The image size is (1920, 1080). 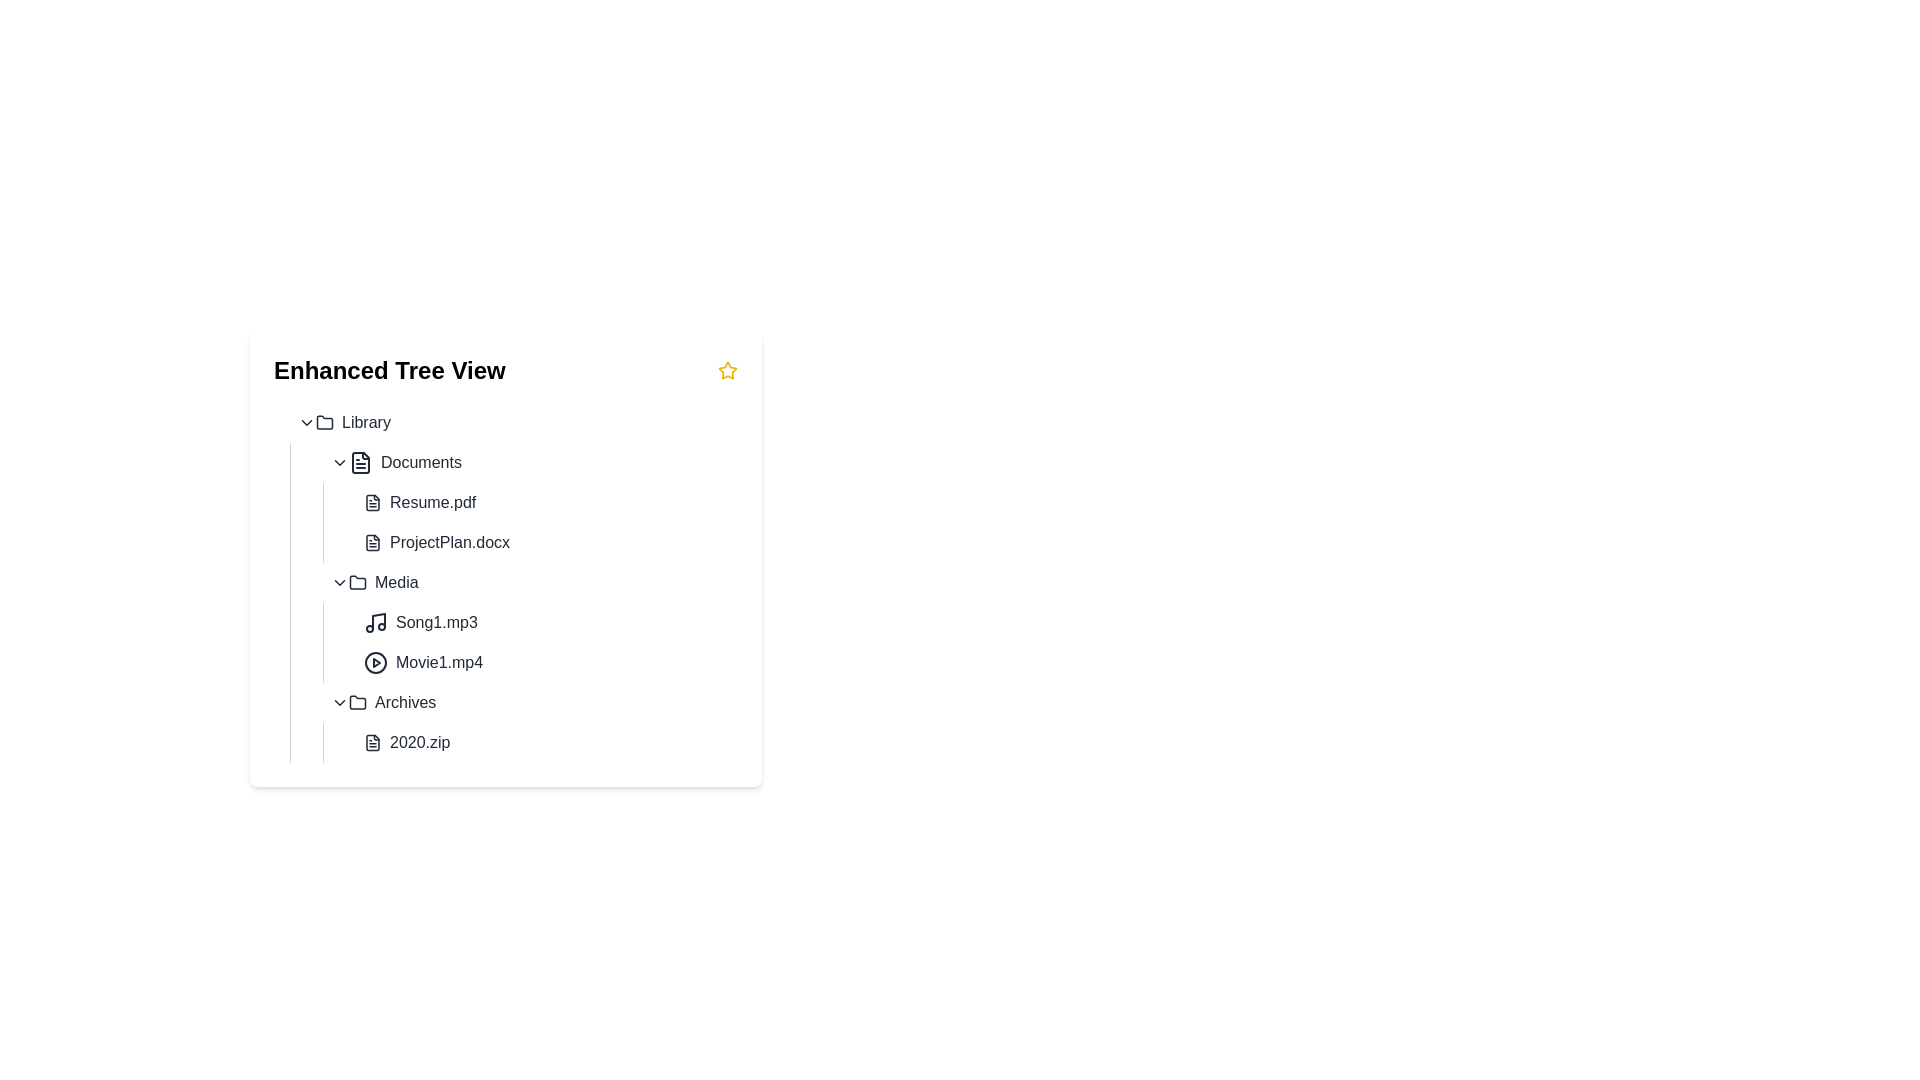 I want to click on the text label representing the file 'ProjectPlan.docx' located under the 'Documents' folder, so click(x=449, y=543).